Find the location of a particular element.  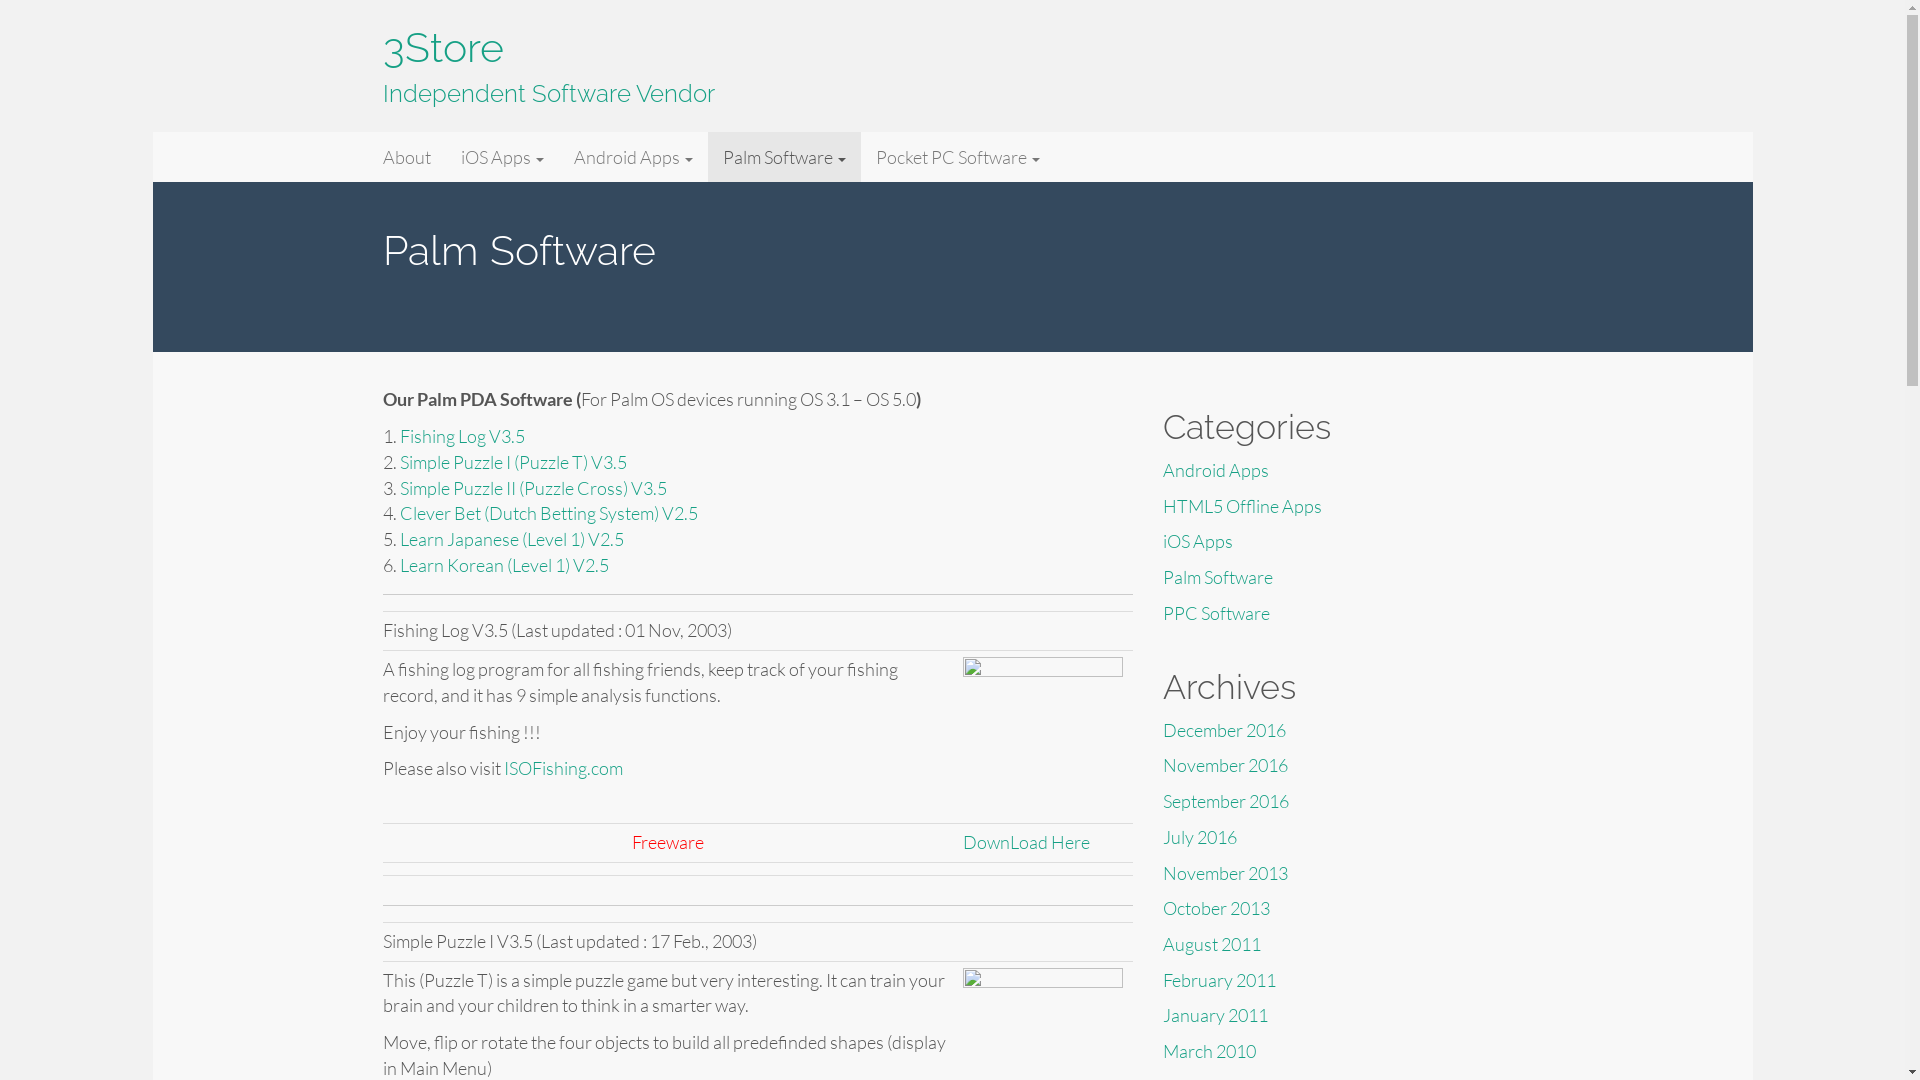

'December 2016' is located at coordinates (1222, 729).